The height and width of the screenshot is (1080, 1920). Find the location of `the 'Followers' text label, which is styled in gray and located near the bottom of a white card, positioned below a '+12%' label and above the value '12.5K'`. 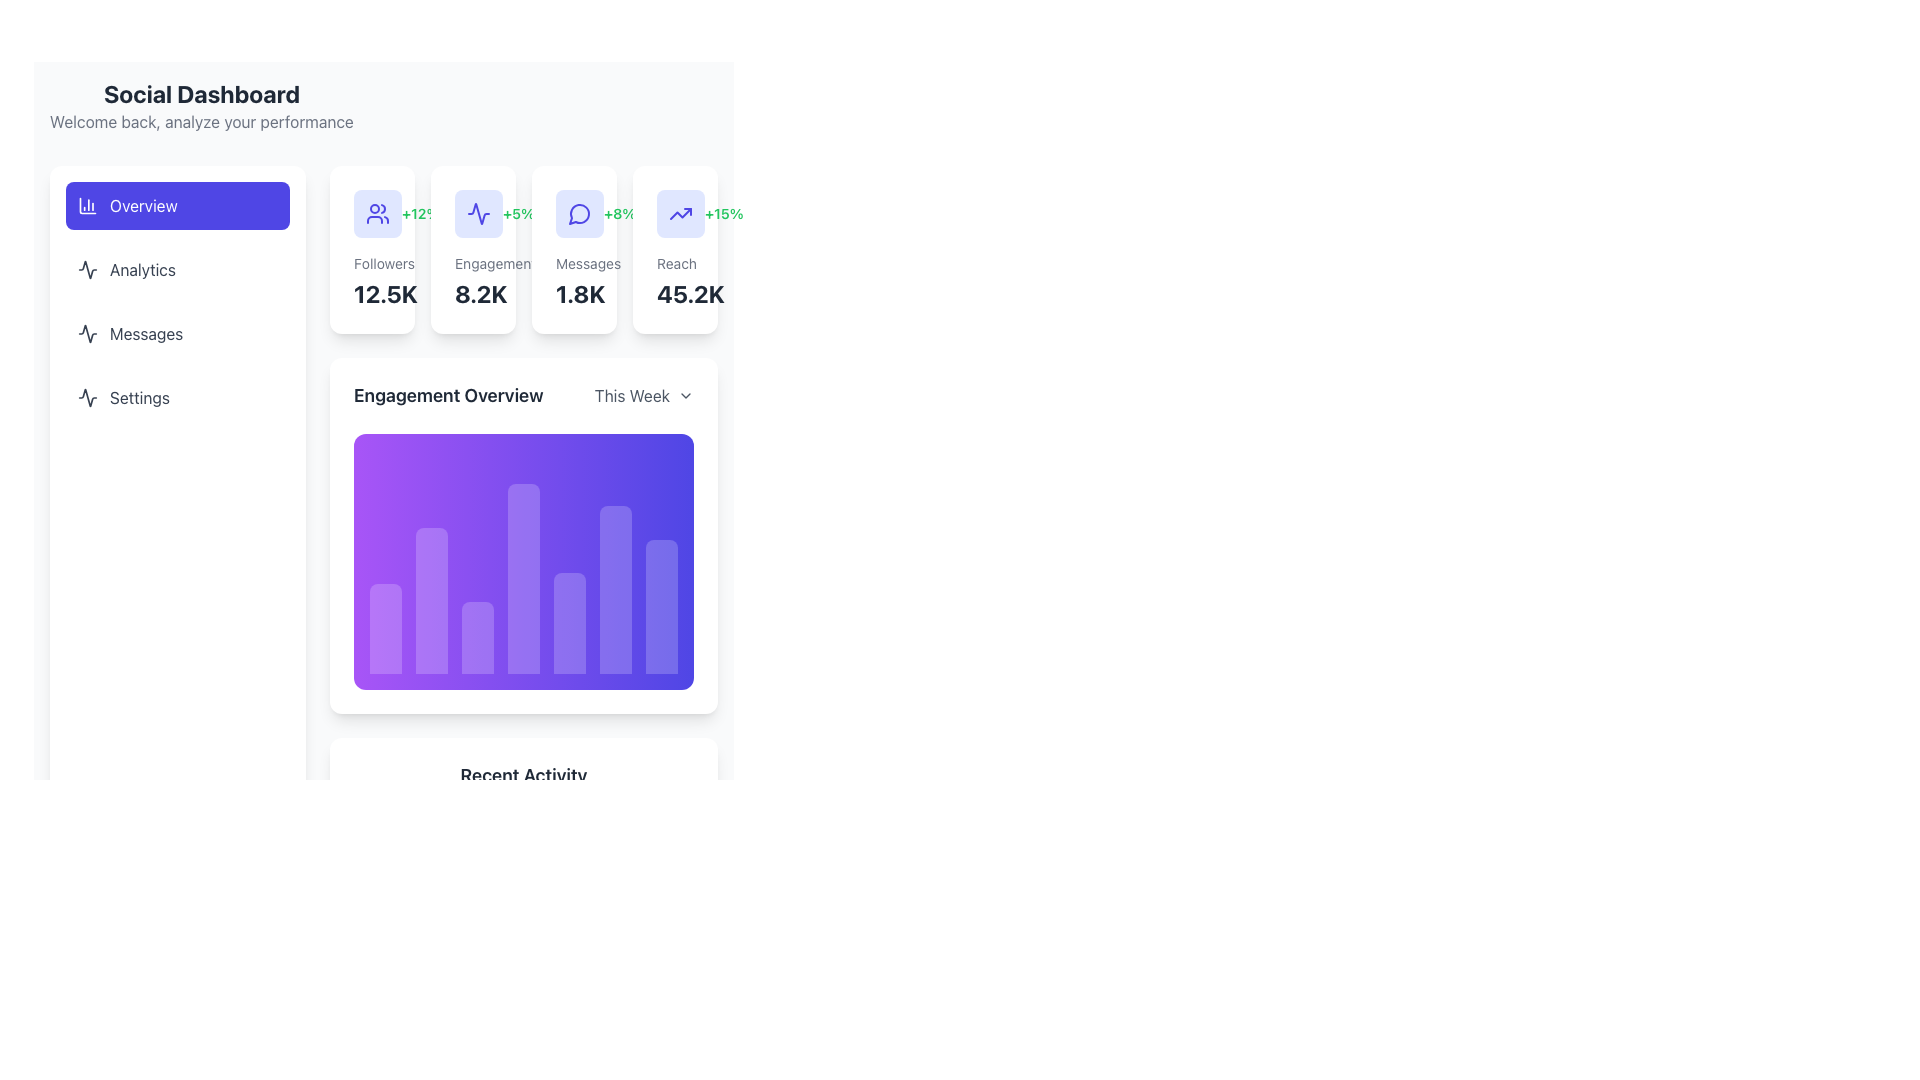

the 'Followers' text label, which is styled in gray and located near the bottom of a white card, positioned below a '+12%' label and above the value '12.5K' is located at coordinates (372, 262).